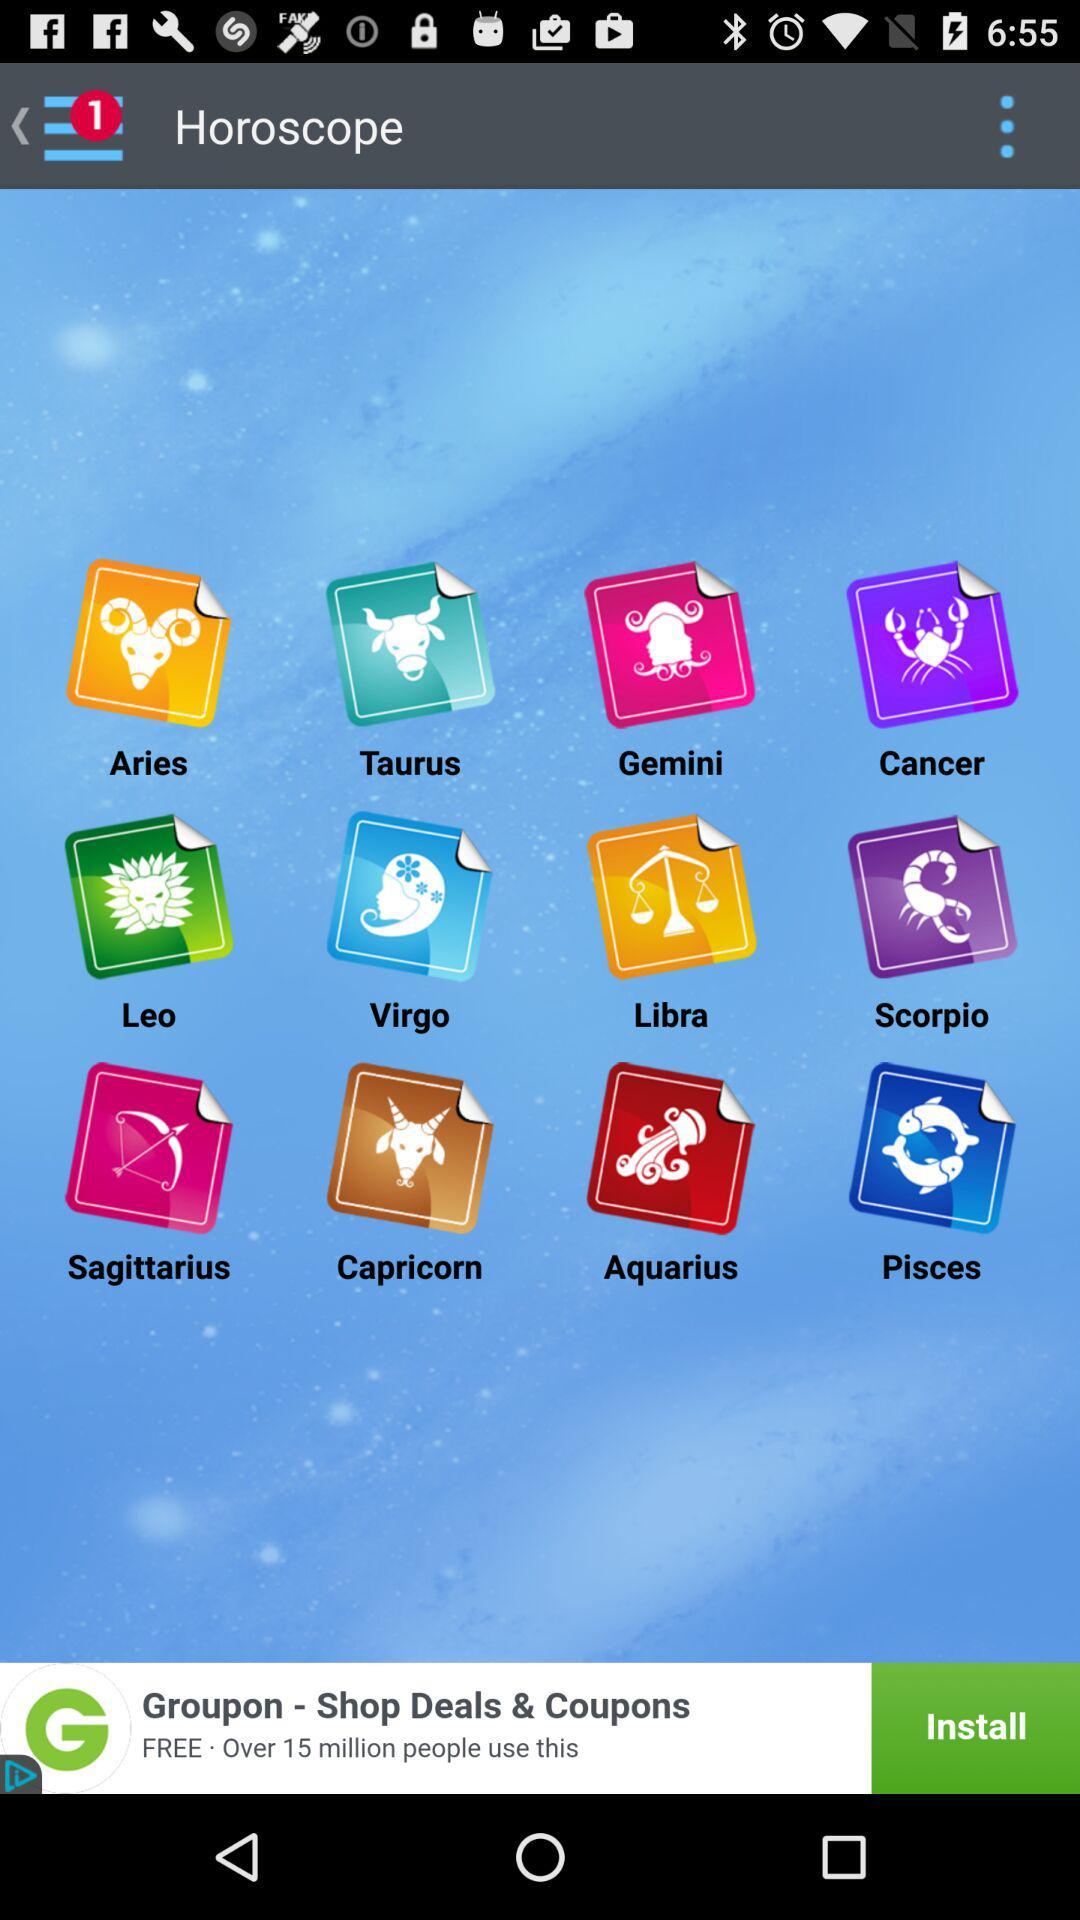 The image size is (1080, 1920). What do you see at coordinates (408, 644) in the screenshot?
I see `taurus` at bounding box center [408, 644].